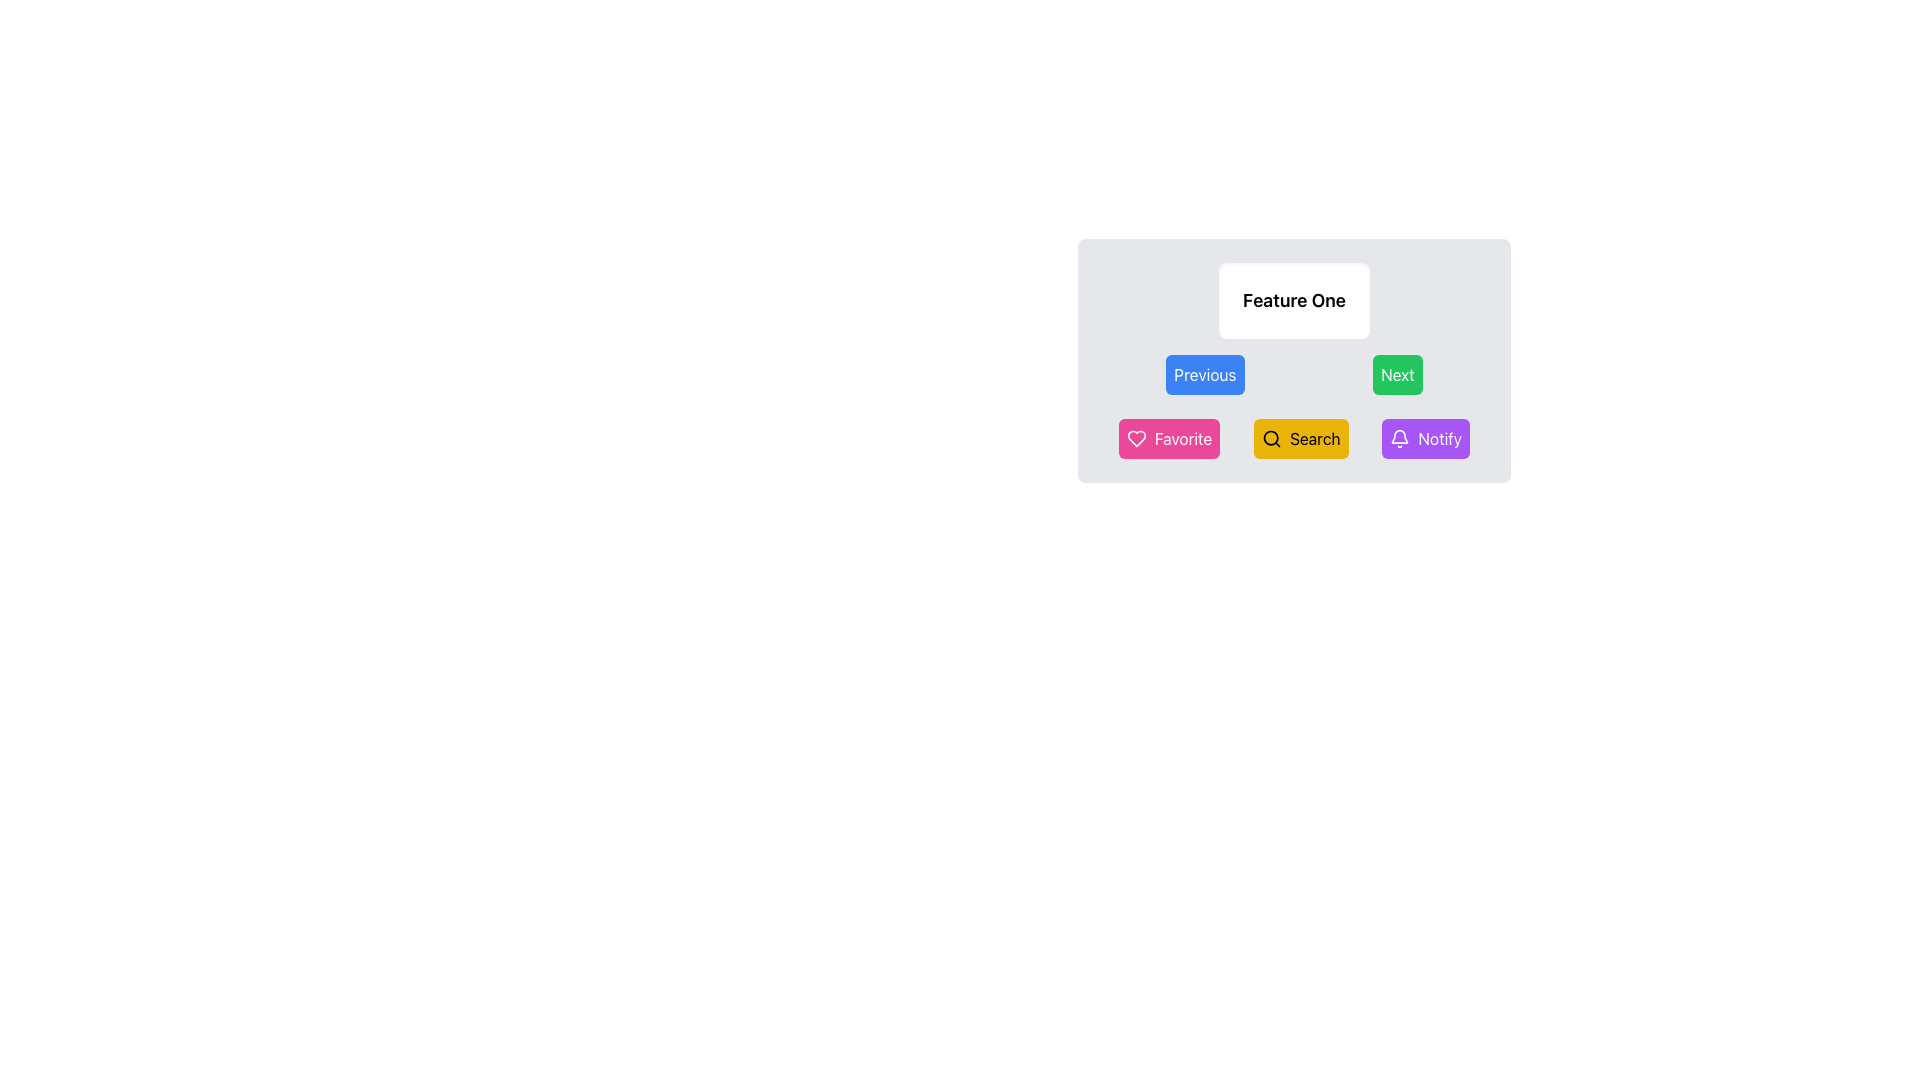 The image size is (1920, 1080). Describe the element at coordinates (1294, 445) in the screenshot. I see `the central control panel to interact with its components such as searching, favoriting, or receiving notifications` at that location.